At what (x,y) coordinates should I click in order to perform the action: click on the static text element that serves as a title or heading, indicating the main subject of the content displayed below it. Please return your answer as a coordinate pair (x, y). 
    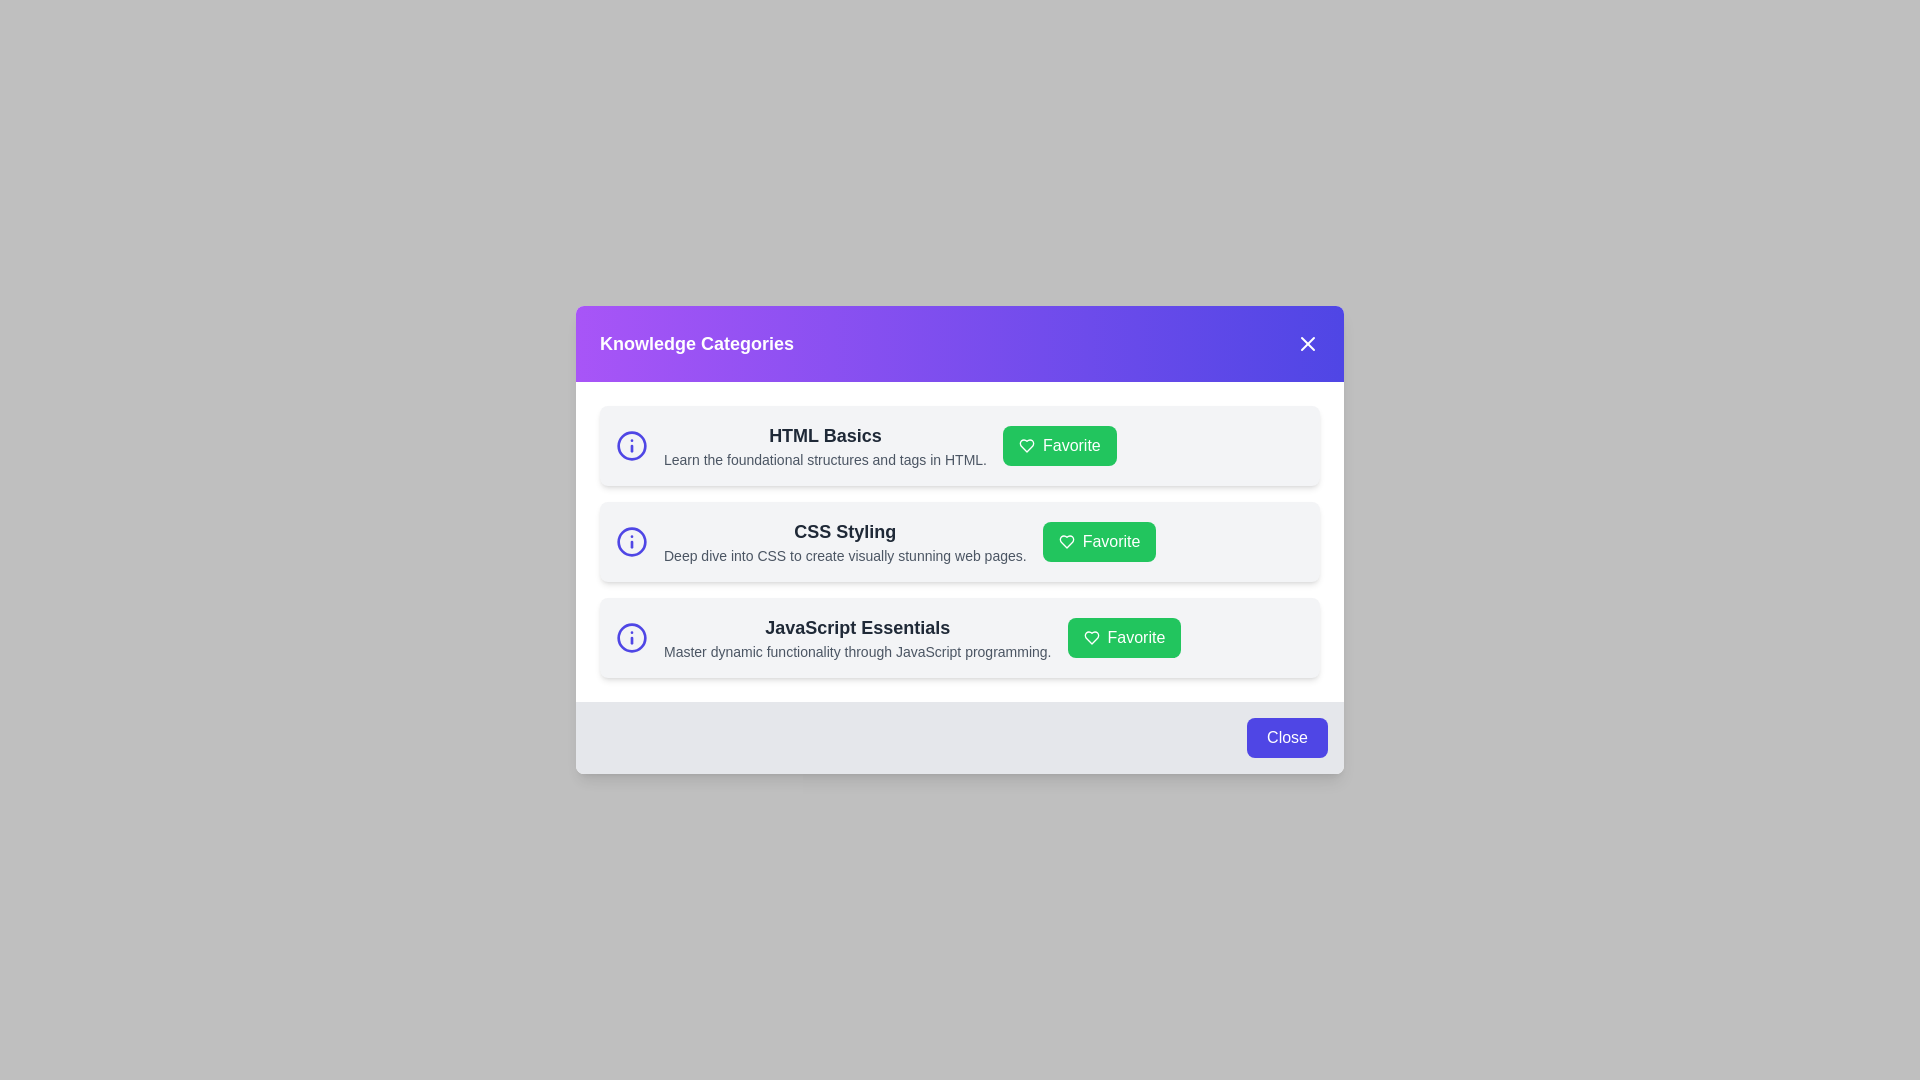
    Looking at the image, I should click on (696, 342).